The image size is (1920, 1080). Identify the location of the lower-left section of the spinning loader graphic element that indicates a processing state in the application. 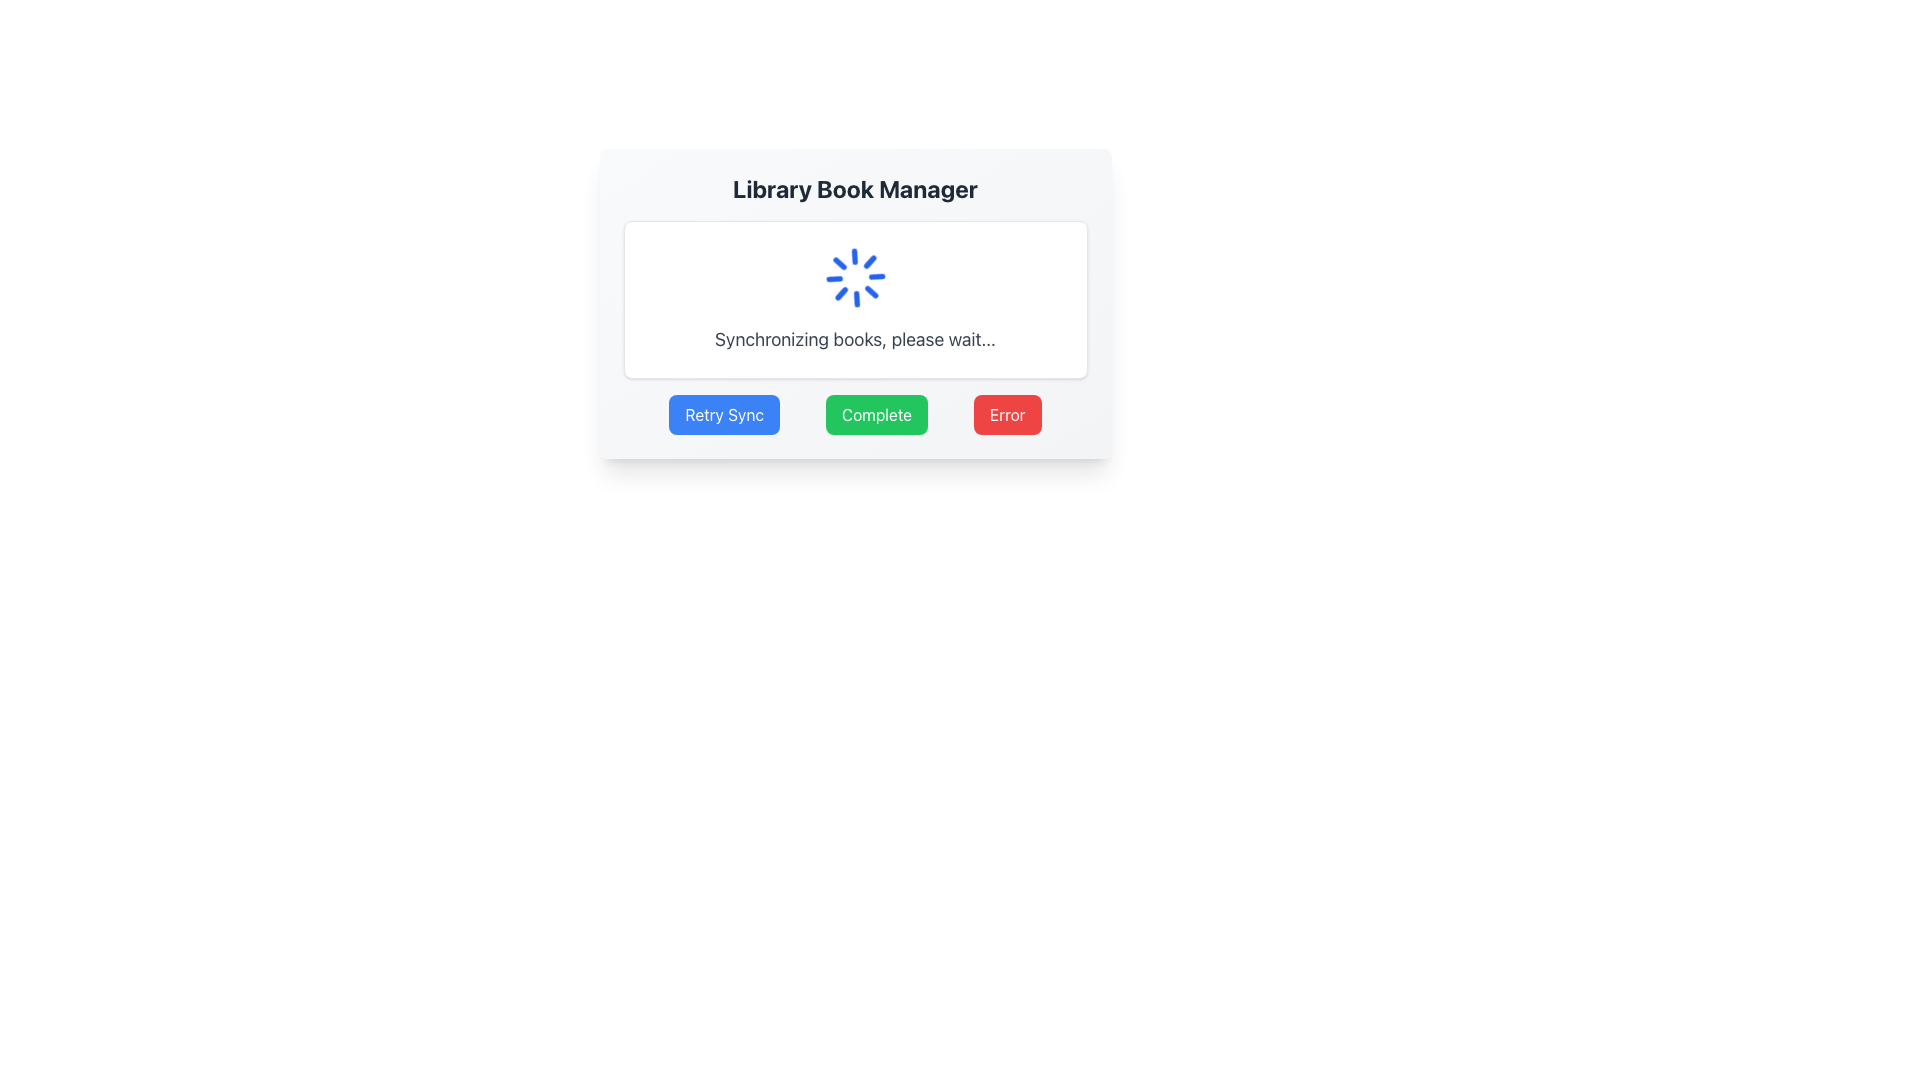
(867, 259).